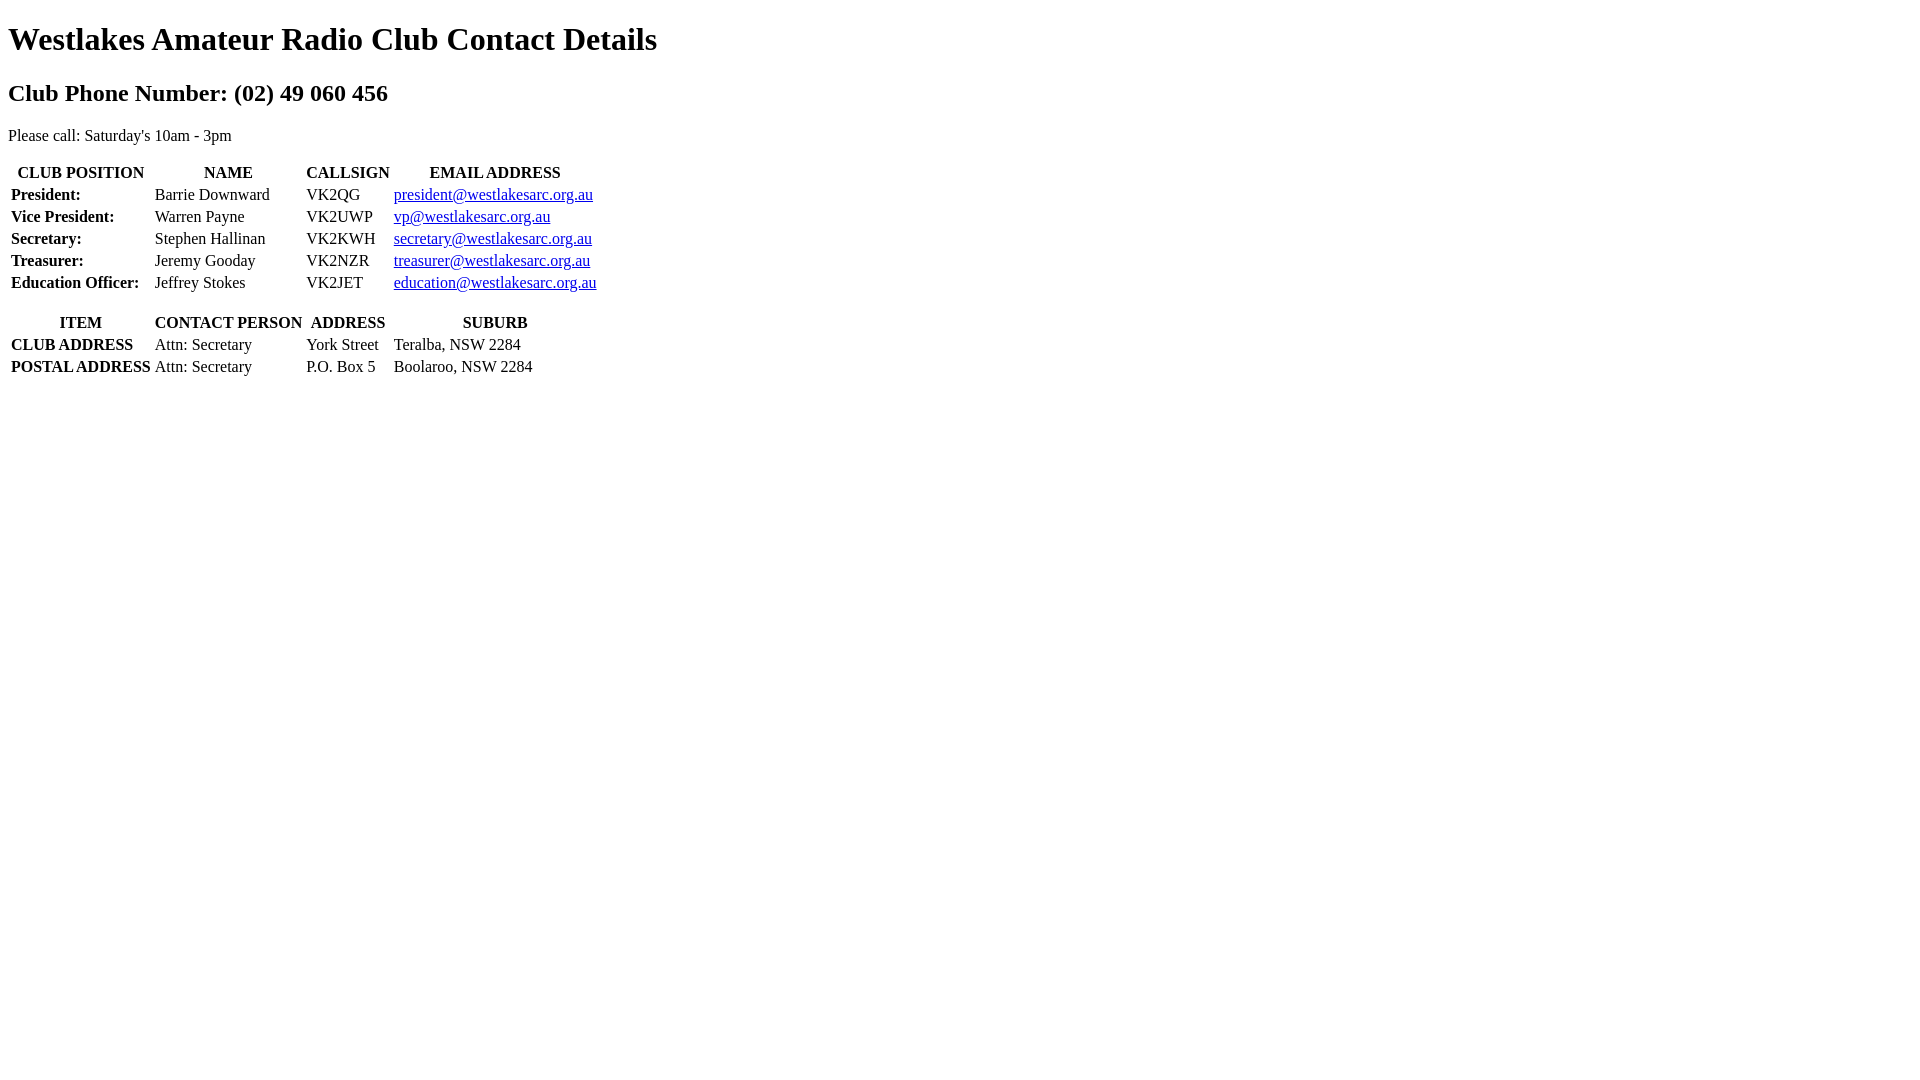  Describe the element at coordinates (393, 194) in the screenshot. I see `'president@westlakesarc.org.au'` at that location.